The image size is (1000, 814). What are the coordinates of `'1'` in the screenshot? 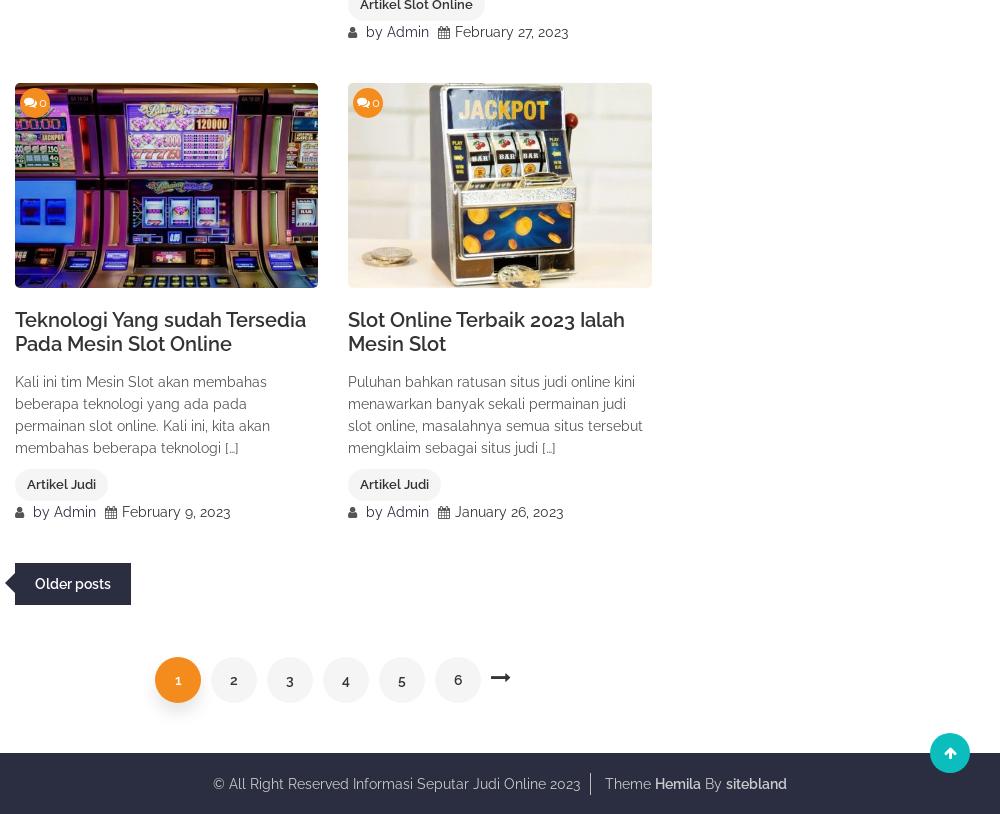 It's located at (177, 680).